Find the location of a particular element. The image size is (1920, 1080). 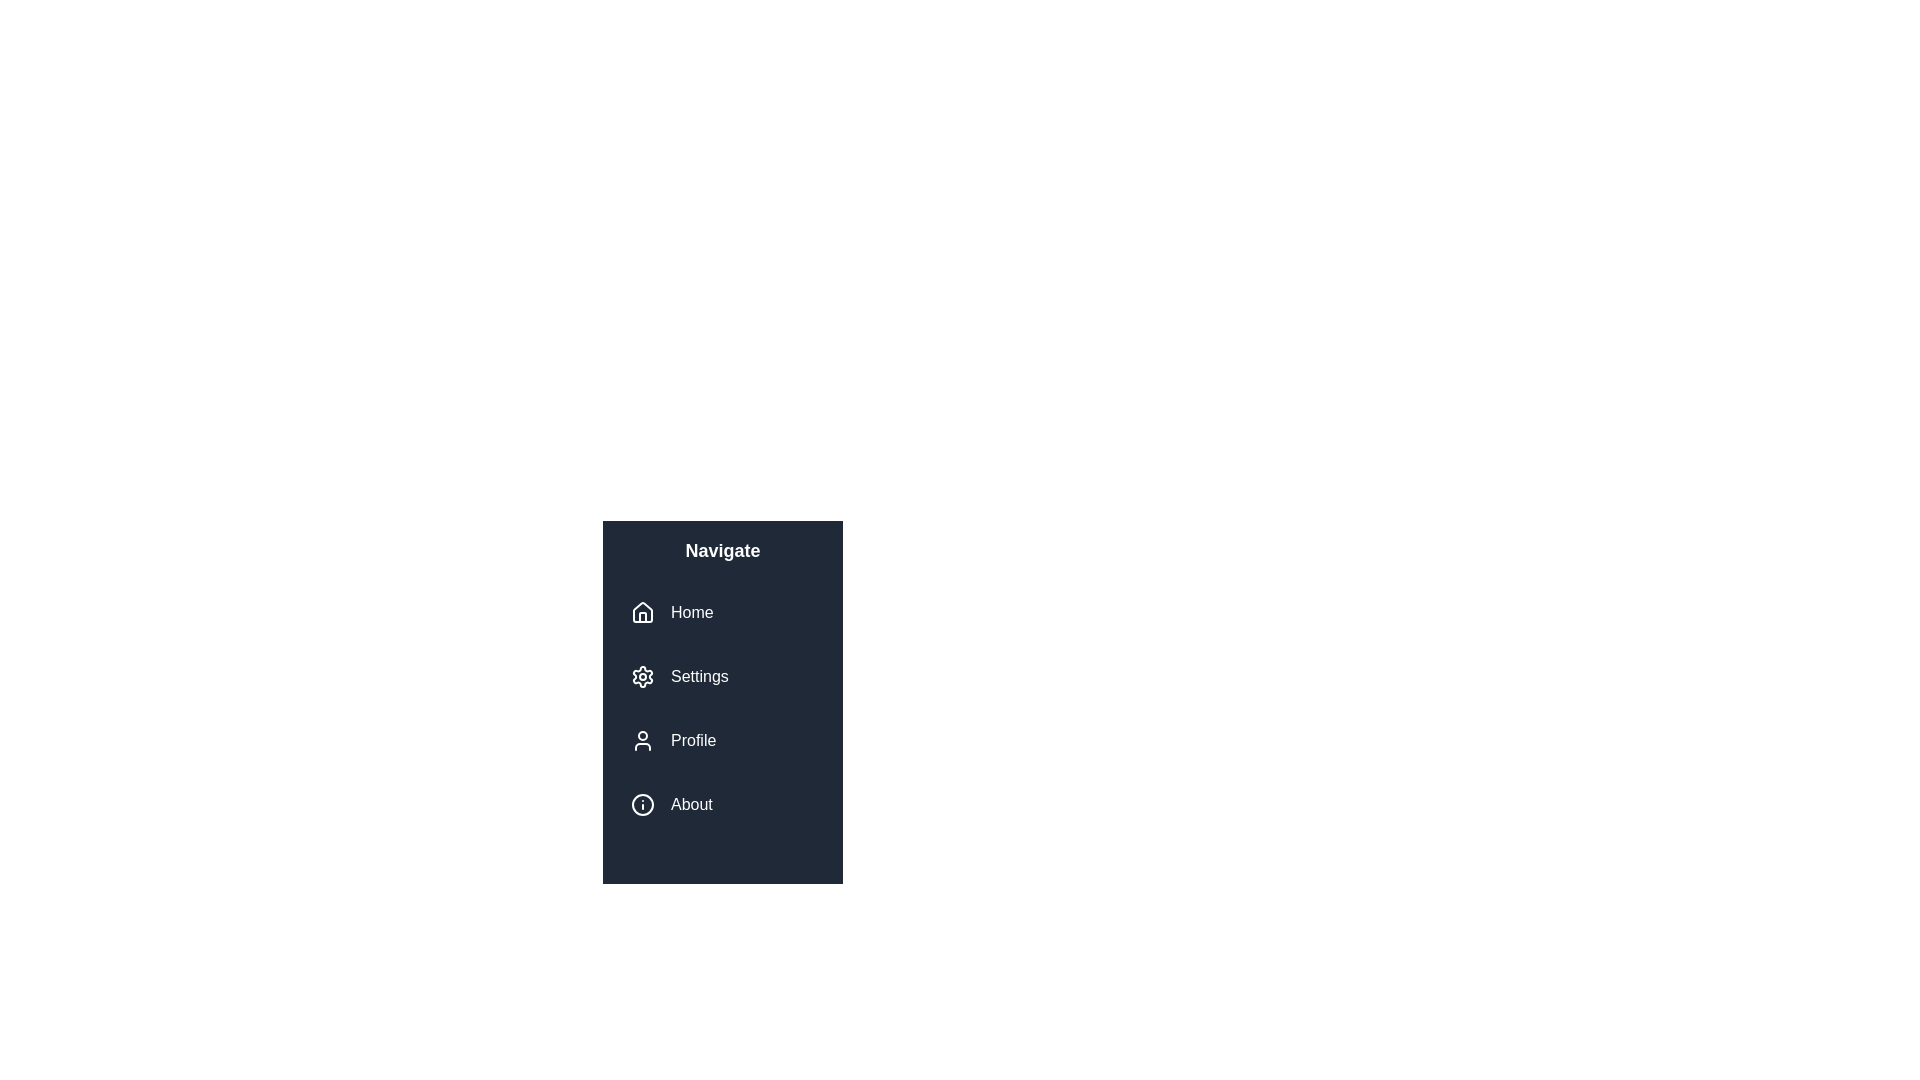

the 'Settings' icon in the sidebar menu is located at coordinates (643, 676).